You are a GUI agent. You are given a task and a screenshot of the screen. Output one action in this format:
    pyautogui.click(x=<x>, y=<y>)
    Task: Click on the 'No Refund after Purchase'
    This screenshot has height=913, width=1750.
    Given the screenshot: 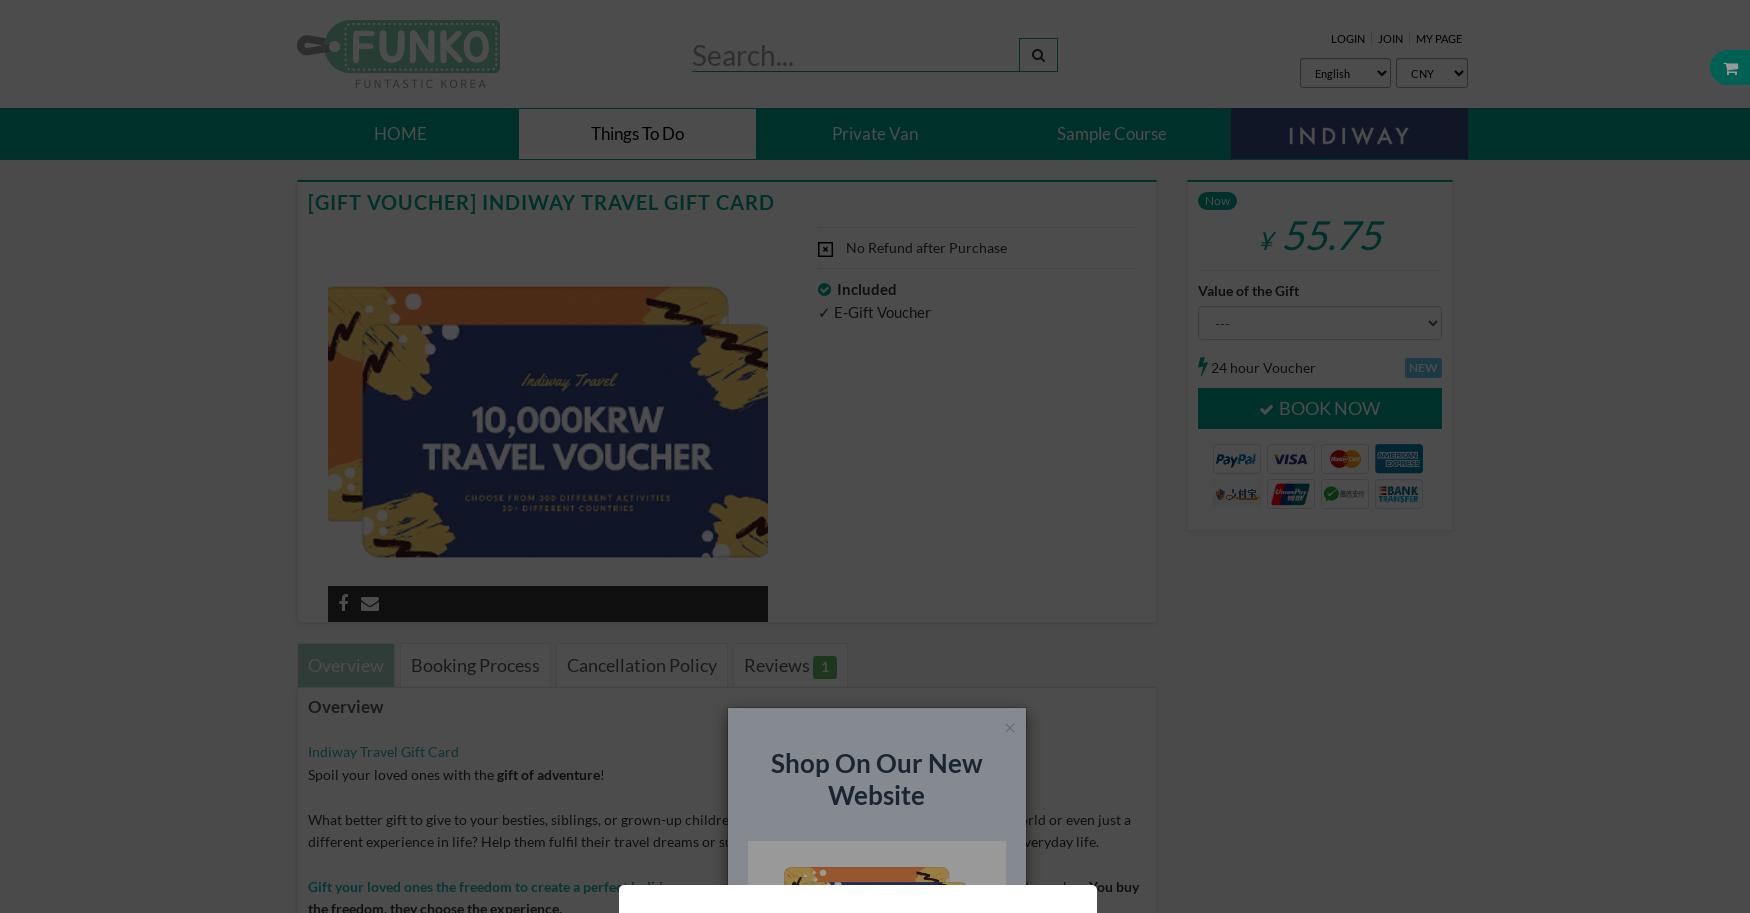 What is the action you would take?
    pyautogui.click(x=842, y=246)
    